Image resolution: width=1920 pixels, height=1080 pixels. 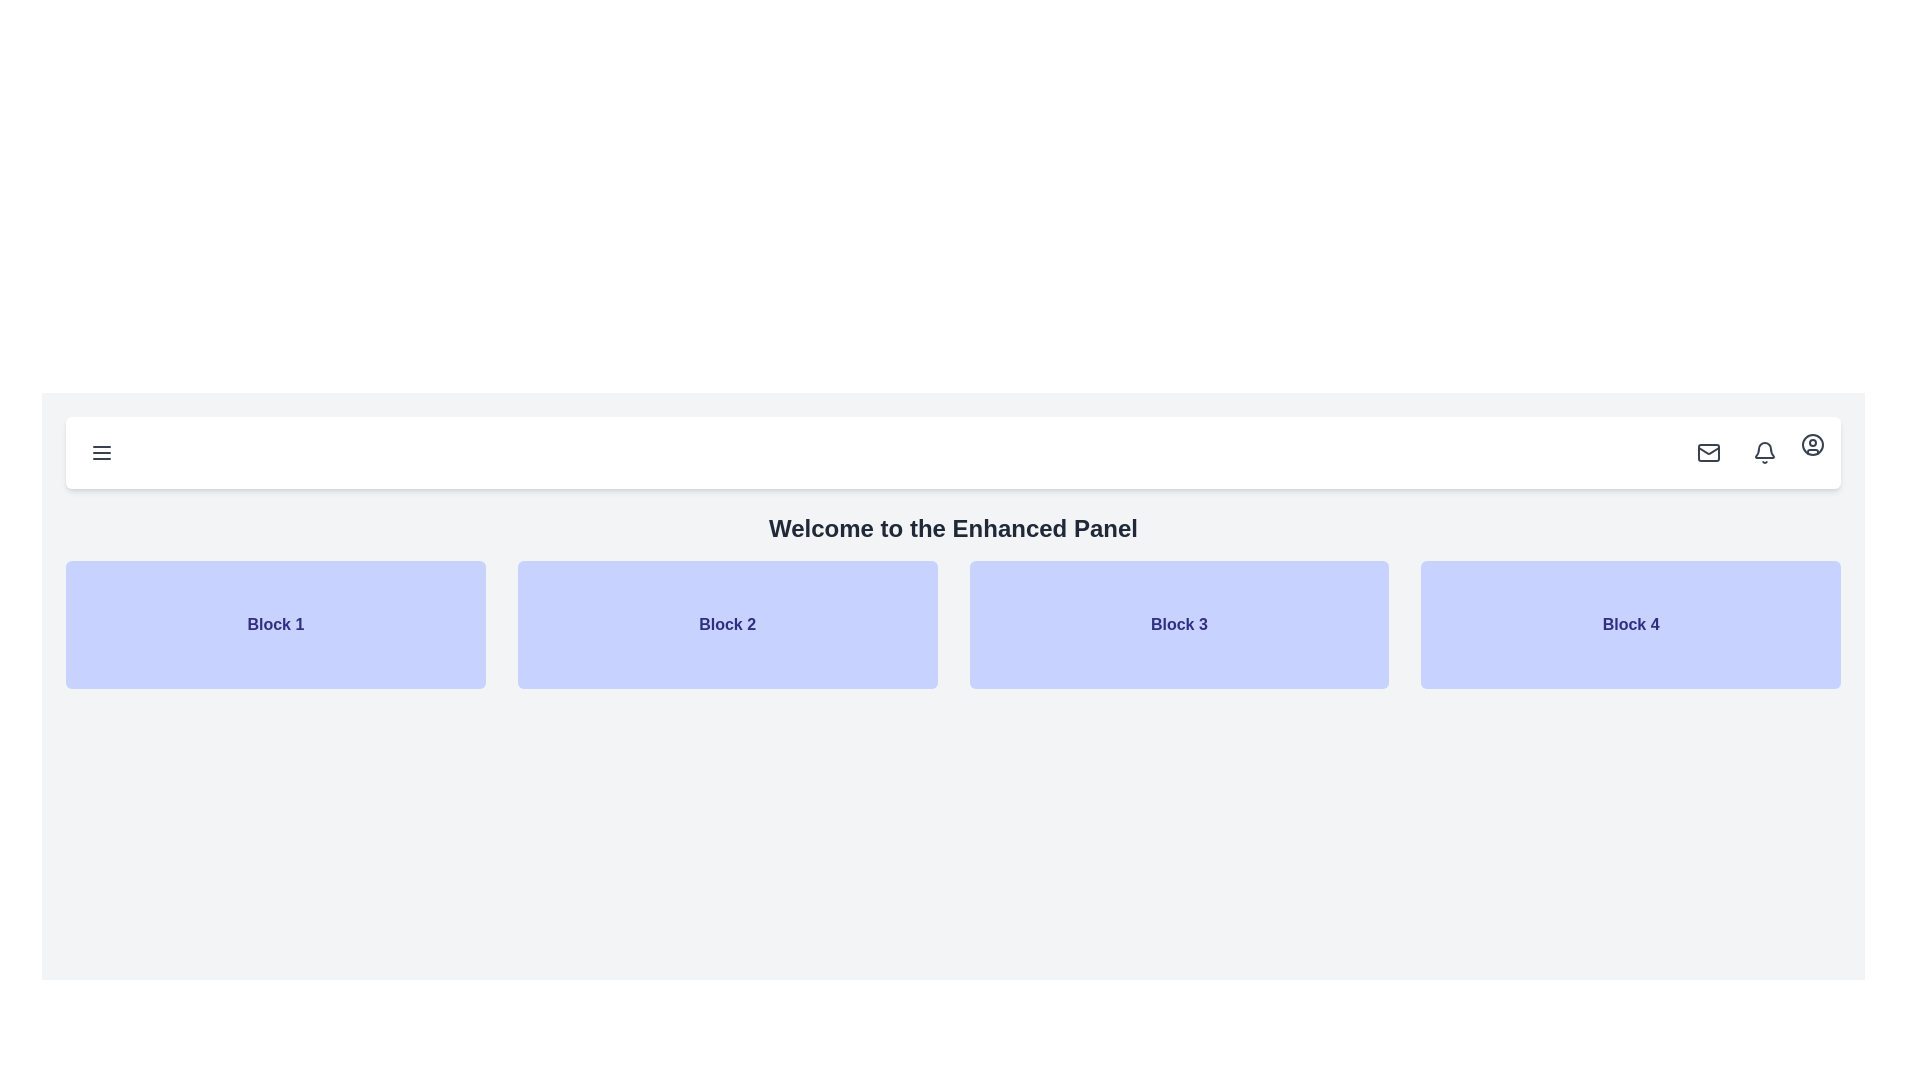 What do you see at coordinates (952, 527) in the screenshot?
I see `the prominent header that displays 'Welcome to the Enhanced Panel', which is styled with centered alignment, a large font size, and bold text, positioned above the blocks labeled 'Block 1' to 'Block 4'` at bounding box center [952, 527].